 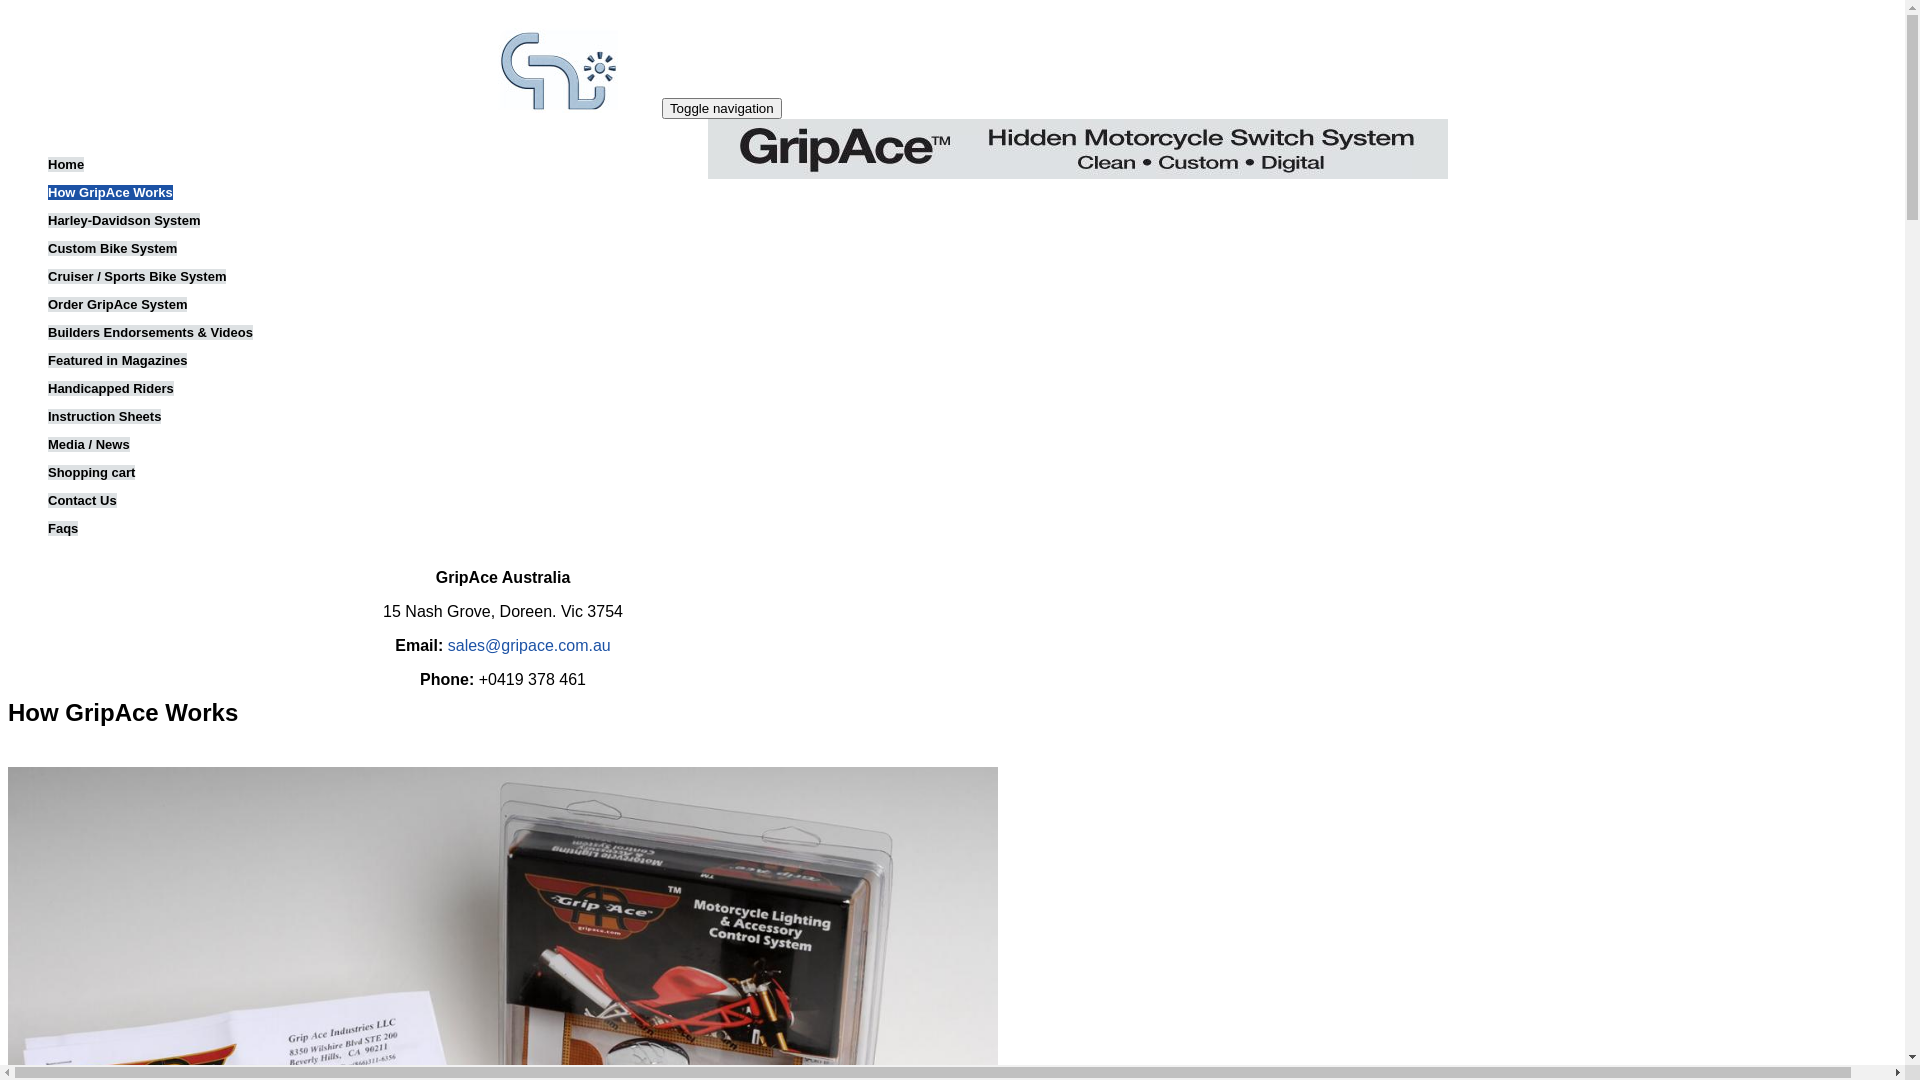 What do you see at coordinates (116, 304) in the screenshot?
I see `'Order GripAce System'` at bounding box center [116, 304].